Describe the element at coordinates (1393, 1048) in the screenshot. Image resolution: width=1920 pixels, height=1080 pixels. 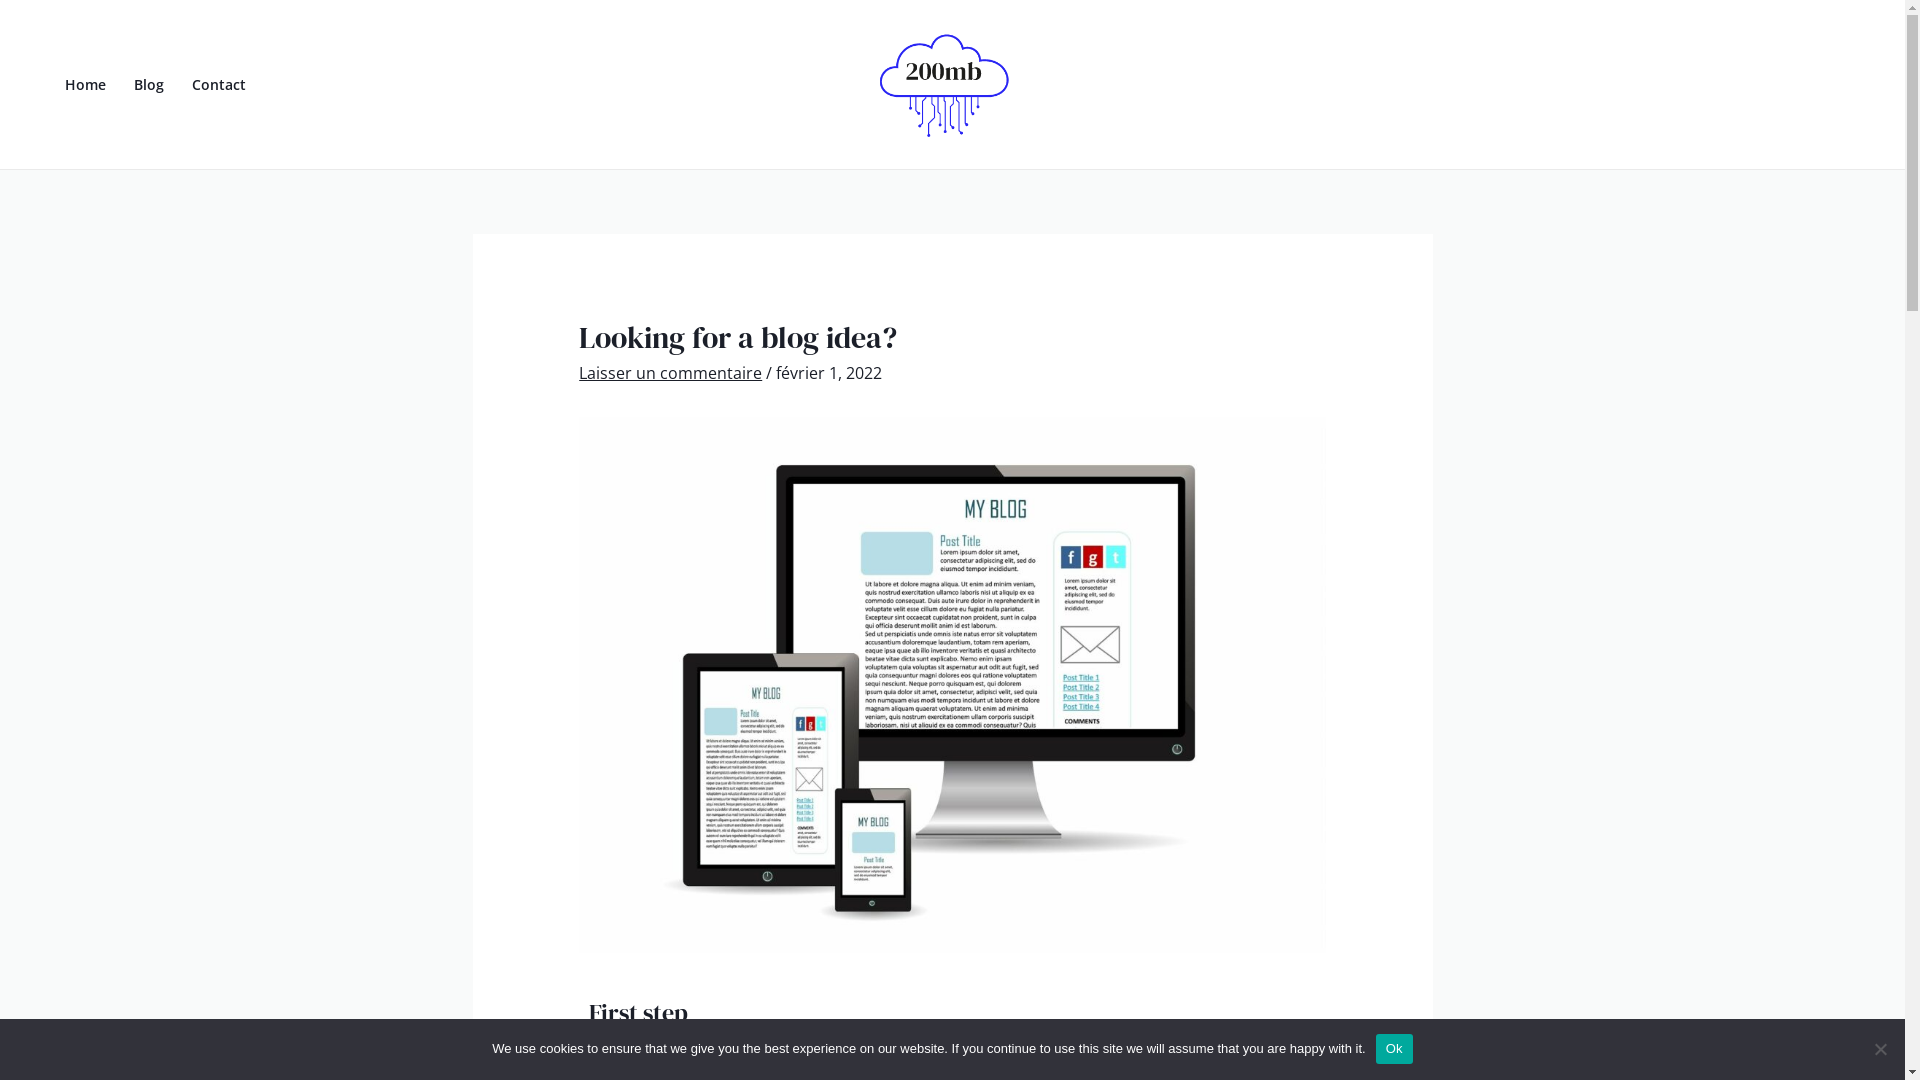
I see `'Ok'` at that location.